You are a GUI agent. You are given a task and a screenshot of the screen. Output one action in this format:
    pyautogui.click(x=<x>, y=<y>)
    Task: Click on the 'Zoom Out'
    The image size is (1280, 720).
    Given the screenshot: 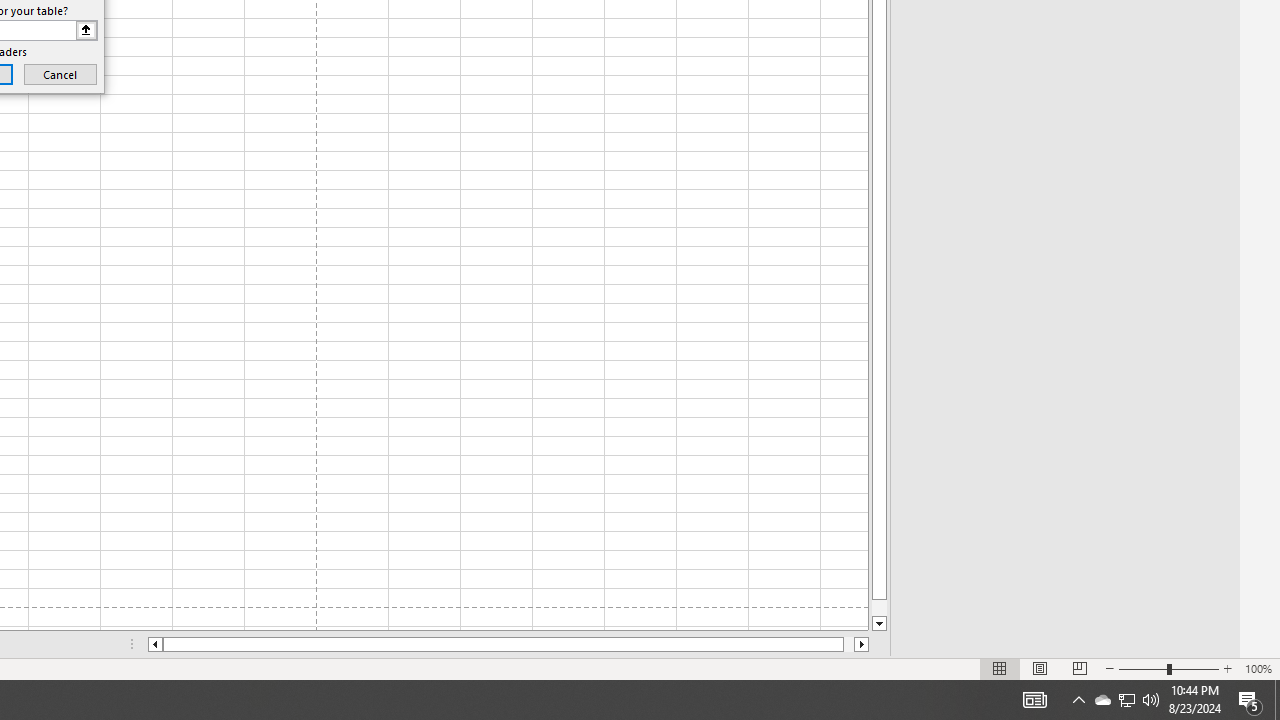 What is the action you would take?
    pyautogui.click(x=1143, y=669)
    